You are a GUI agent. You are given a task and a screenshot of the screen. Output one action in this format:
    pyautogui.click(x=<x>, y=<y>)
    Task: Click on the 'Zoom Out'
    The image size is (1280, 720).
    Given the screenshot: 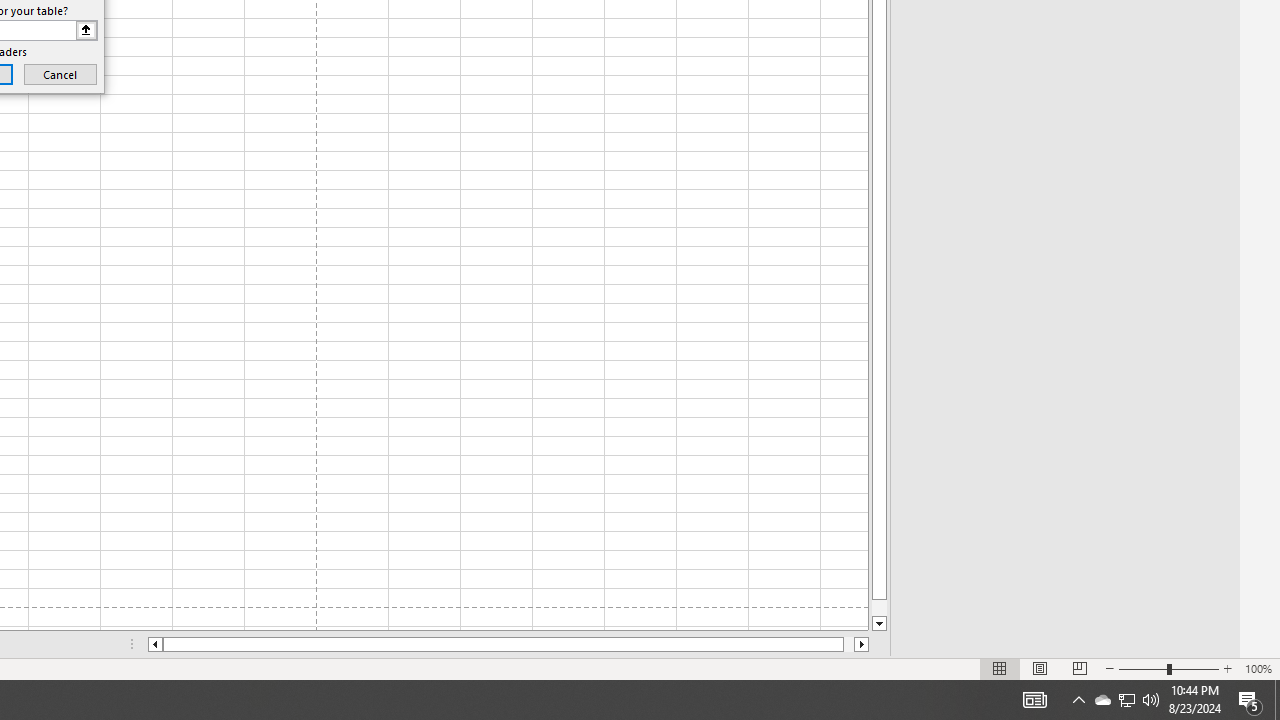 What is the action you would take?
    pyautogui.click(x=1143, y=669)
    